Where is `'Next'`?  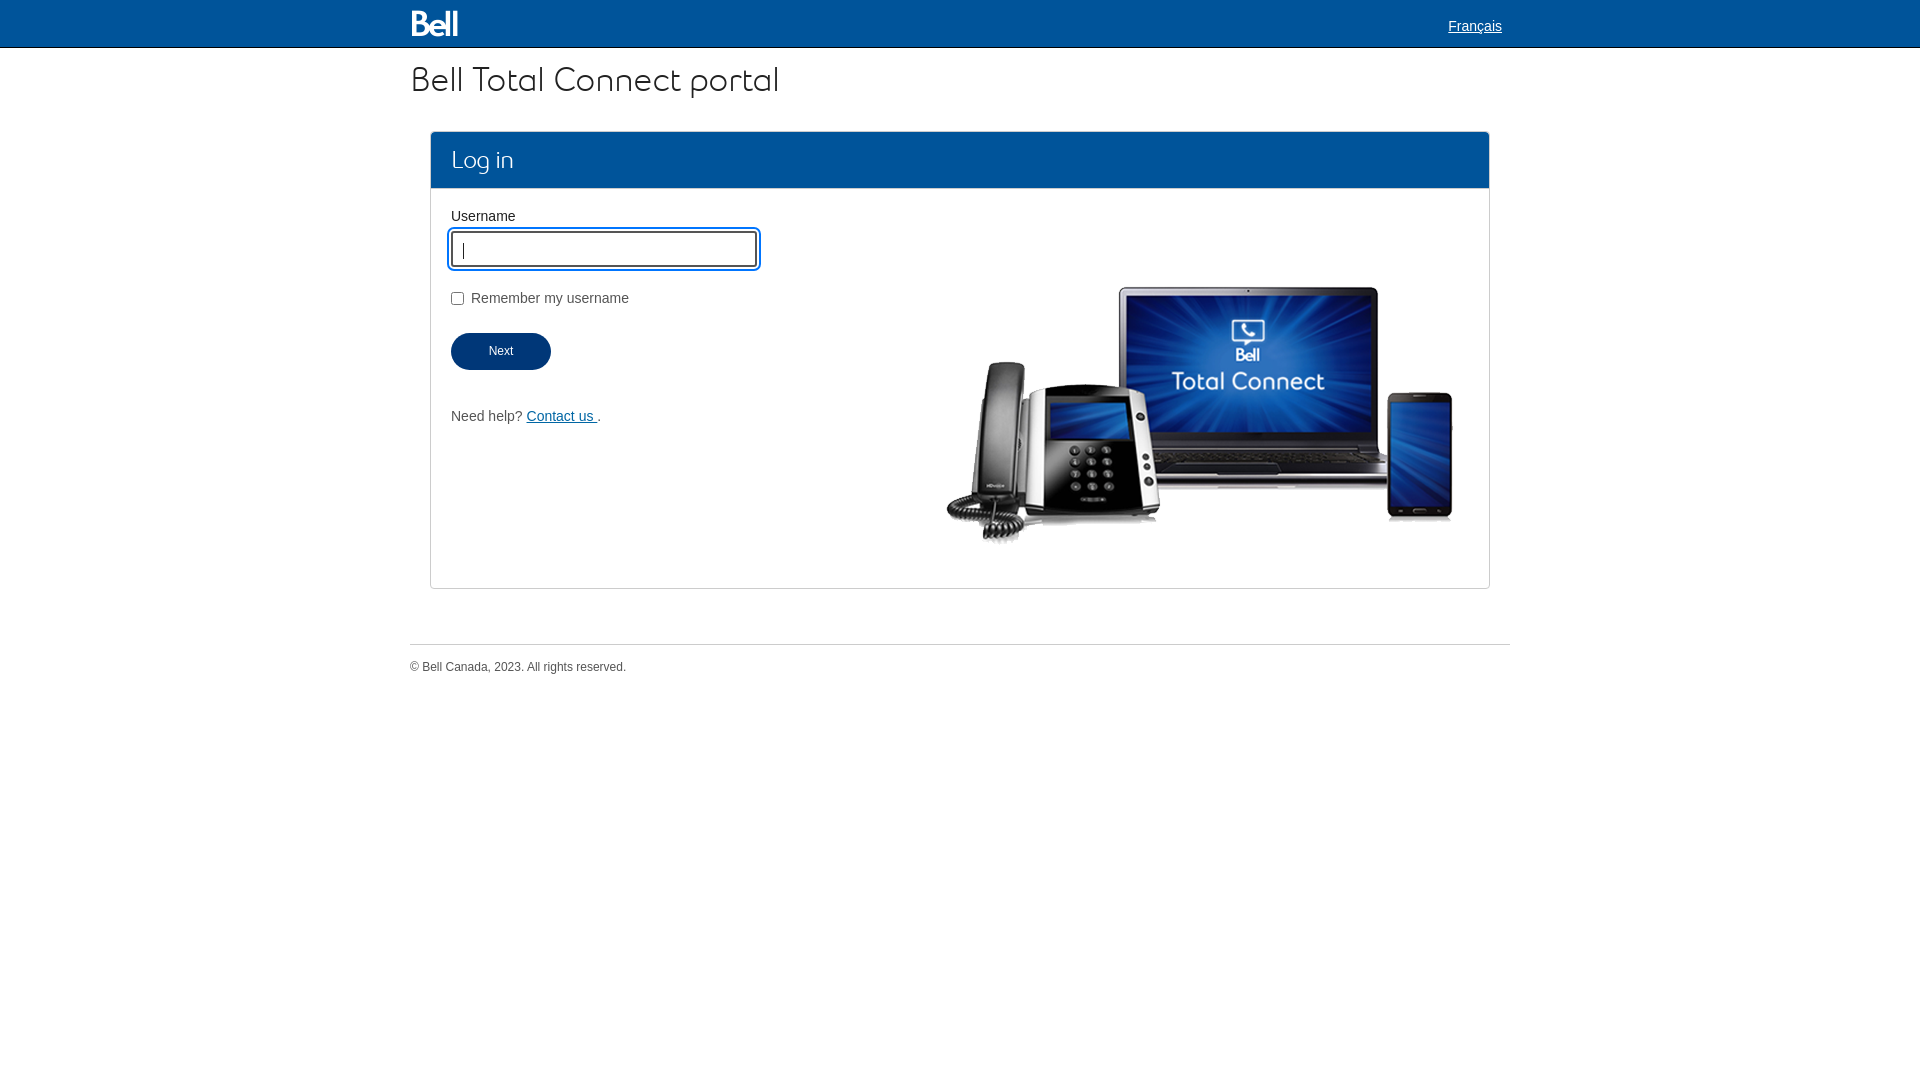
'Next' is located at coordinates (500, 350).